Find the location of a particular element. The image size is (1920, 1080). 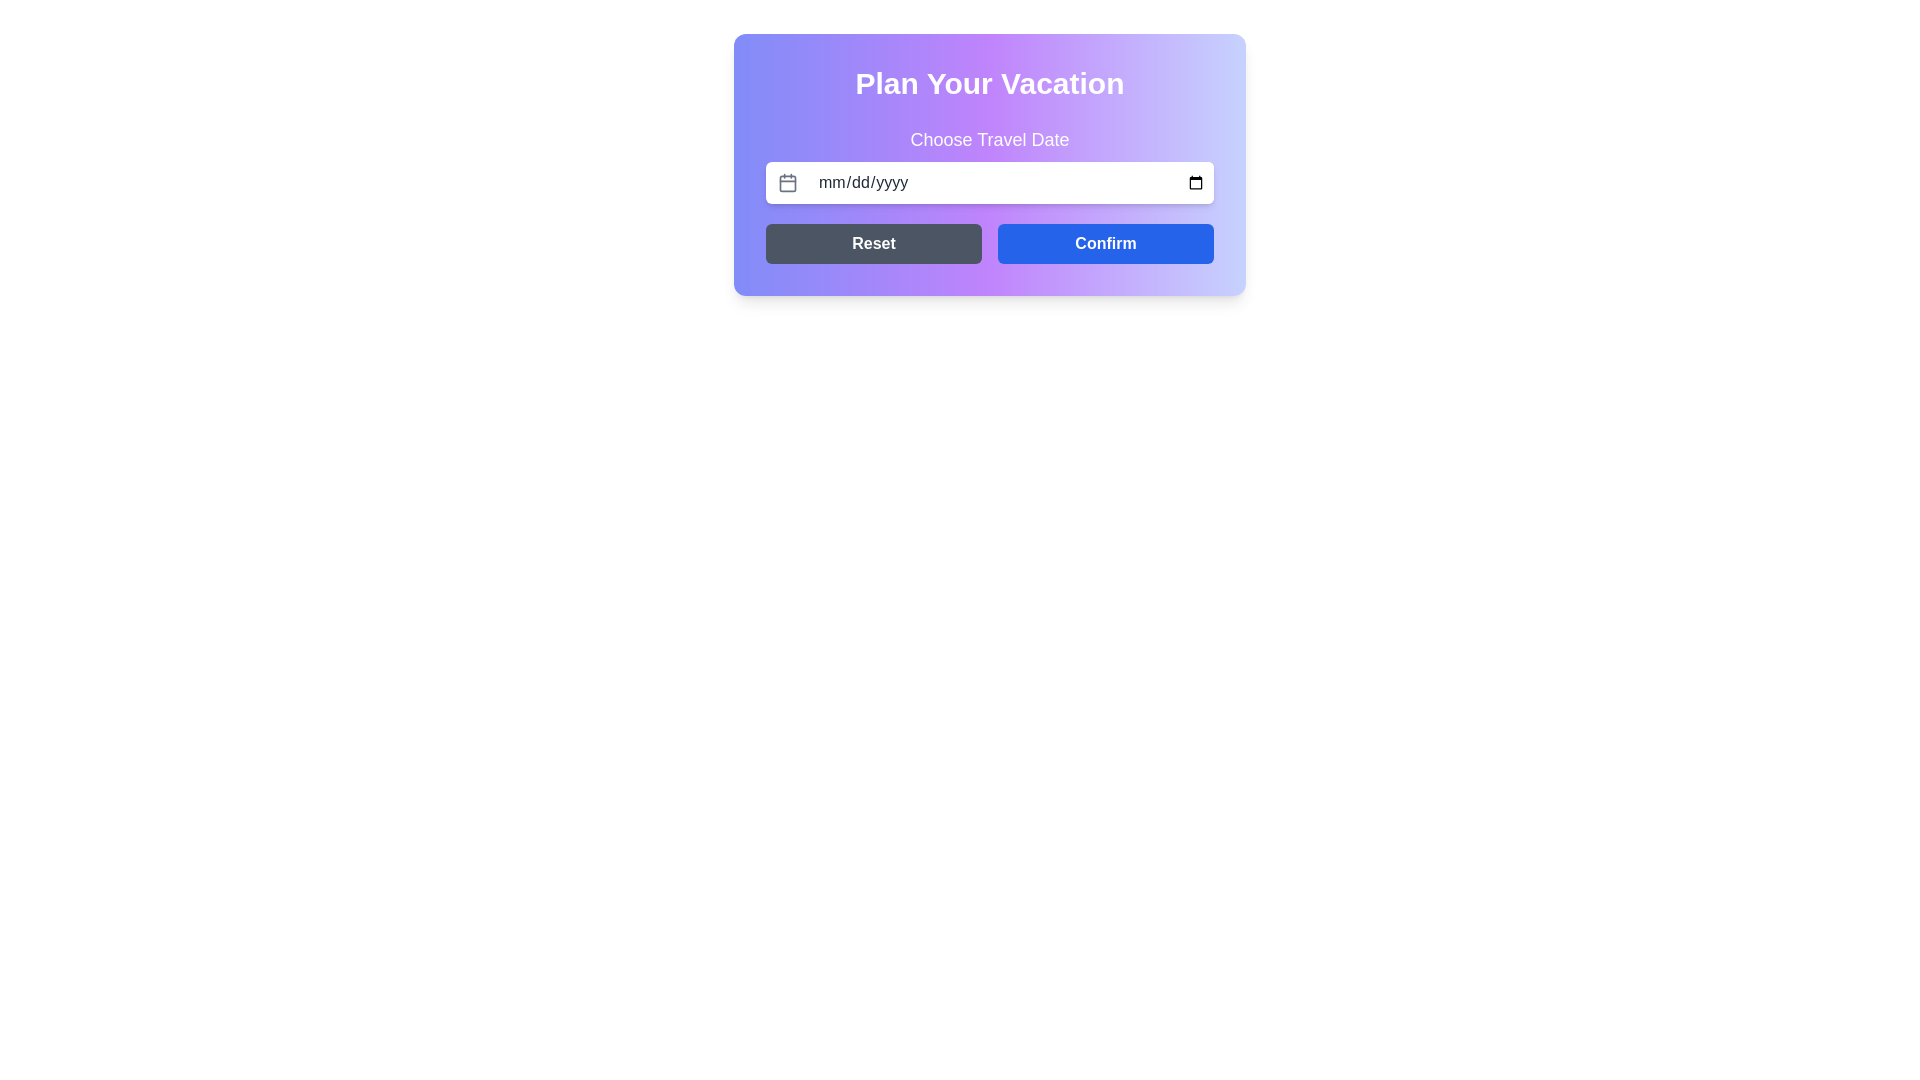

the confirmation button located to the right of the 'Reset' button to confirm the action related is located at coordinates (1104, 242).